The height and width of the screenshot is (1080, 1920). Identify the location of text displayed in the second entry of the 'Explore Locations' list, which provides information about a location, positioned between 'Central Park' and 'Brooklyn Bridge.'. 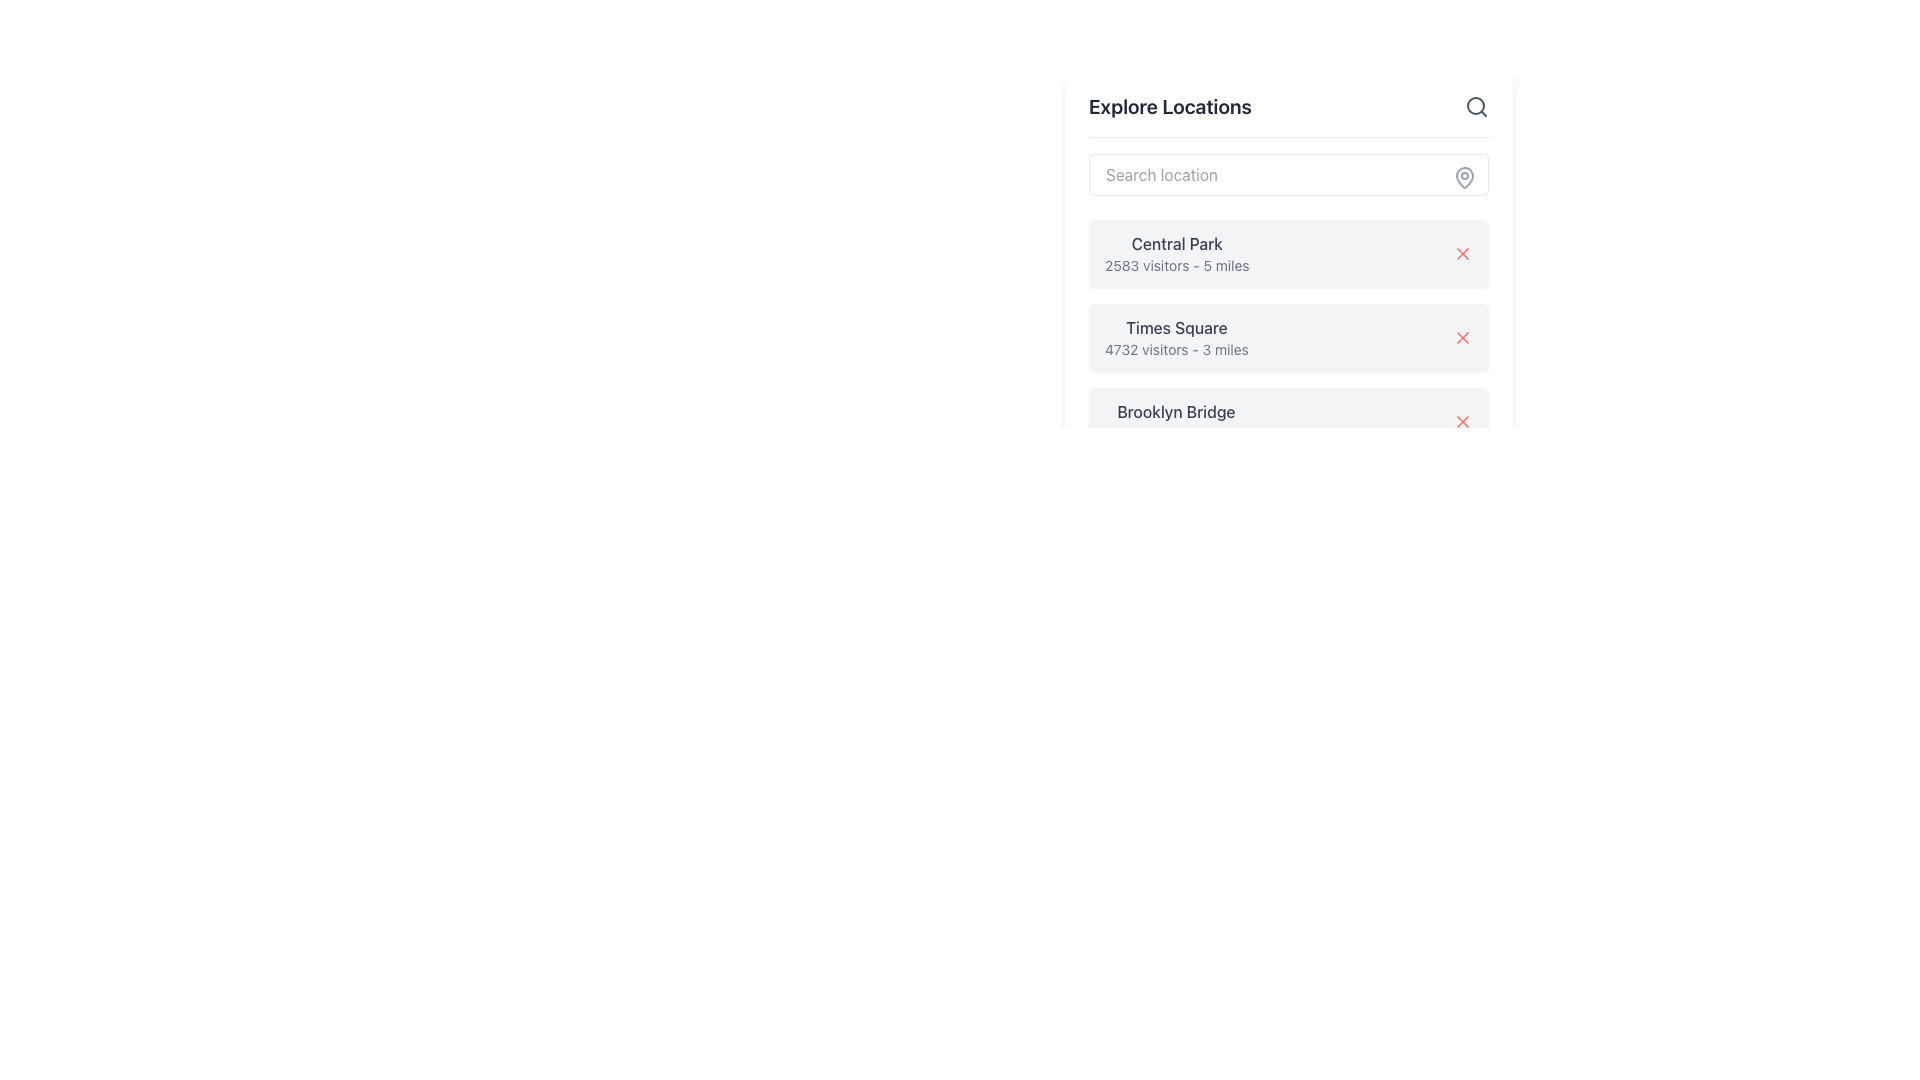
(1176, 337).